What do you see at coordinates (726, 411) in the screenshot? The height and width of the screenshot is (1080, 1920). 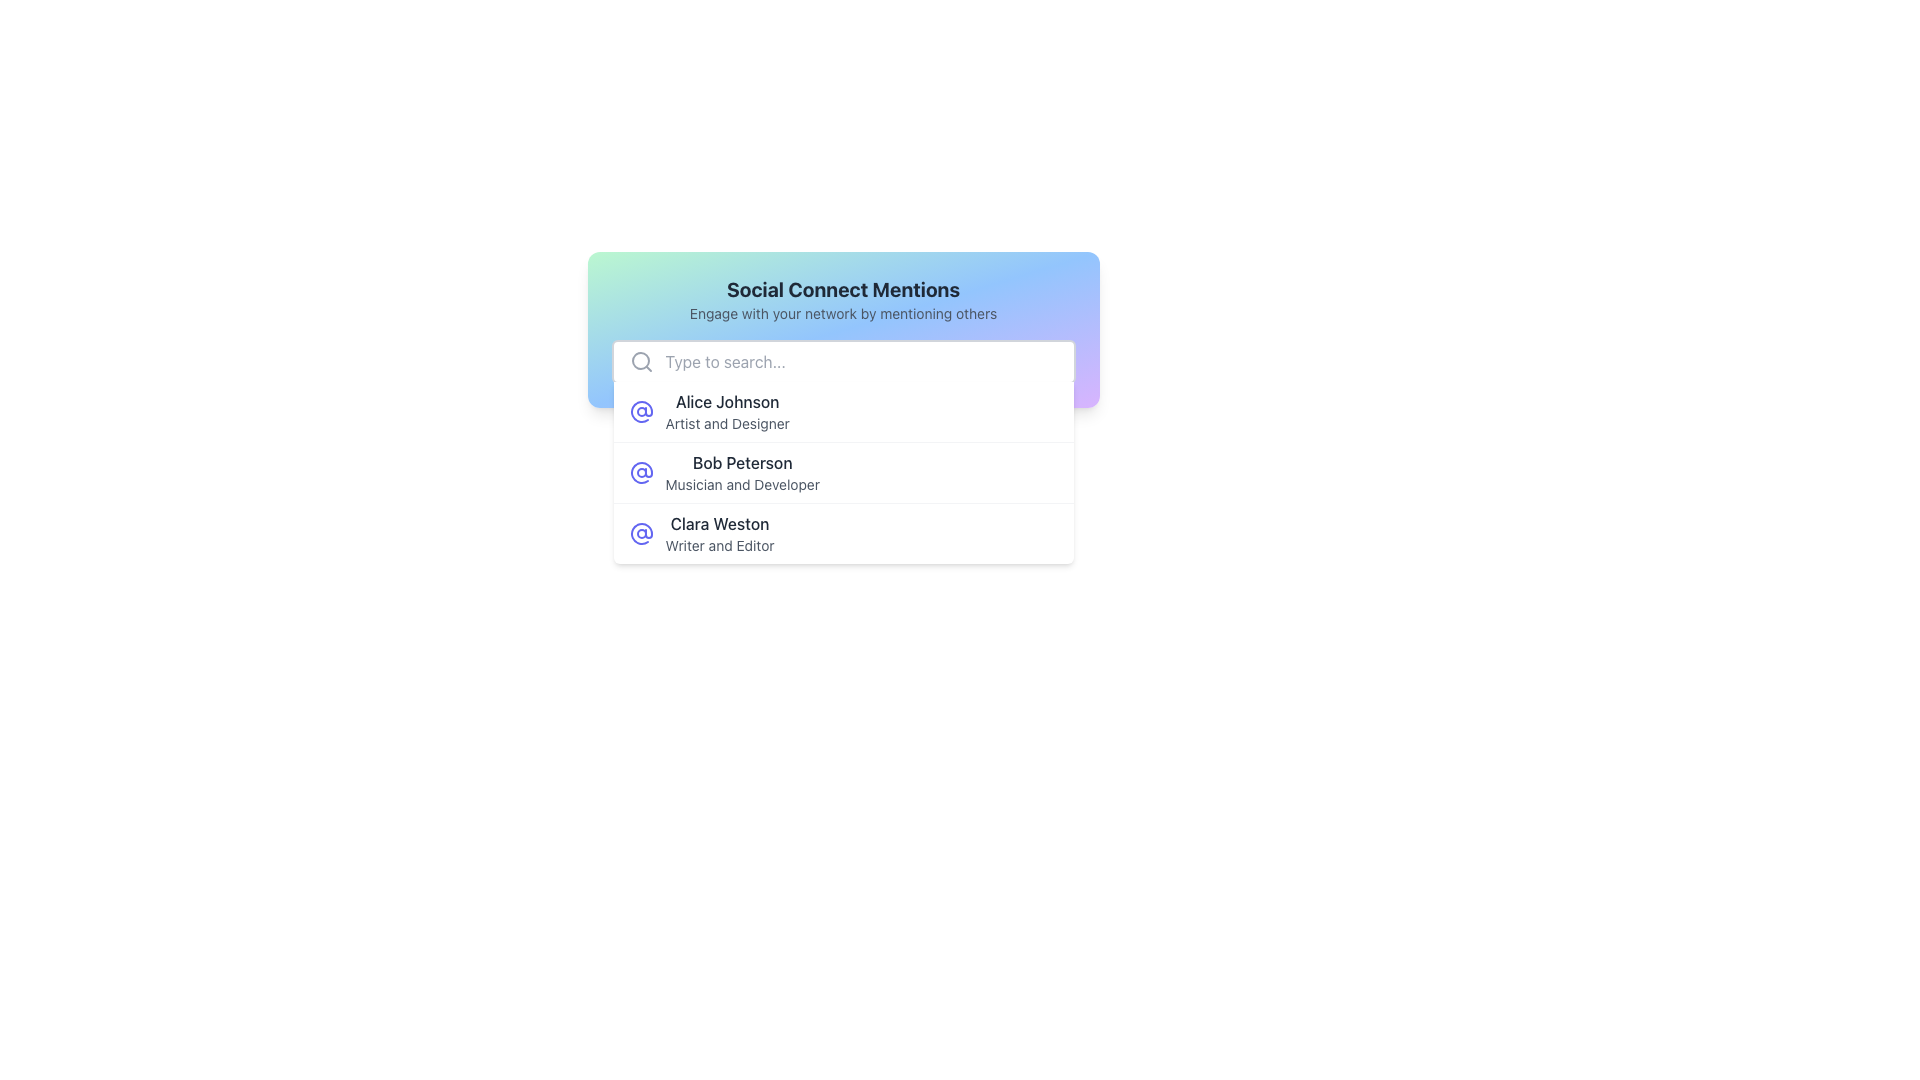 I see `the text label displaying the name and profession of the user suggested by the 'Social Connect Mentions' tool, located in the first item of the dropdown panel, below the input search box and above 'Bob Peterson'` at bounding box center [726, 411].